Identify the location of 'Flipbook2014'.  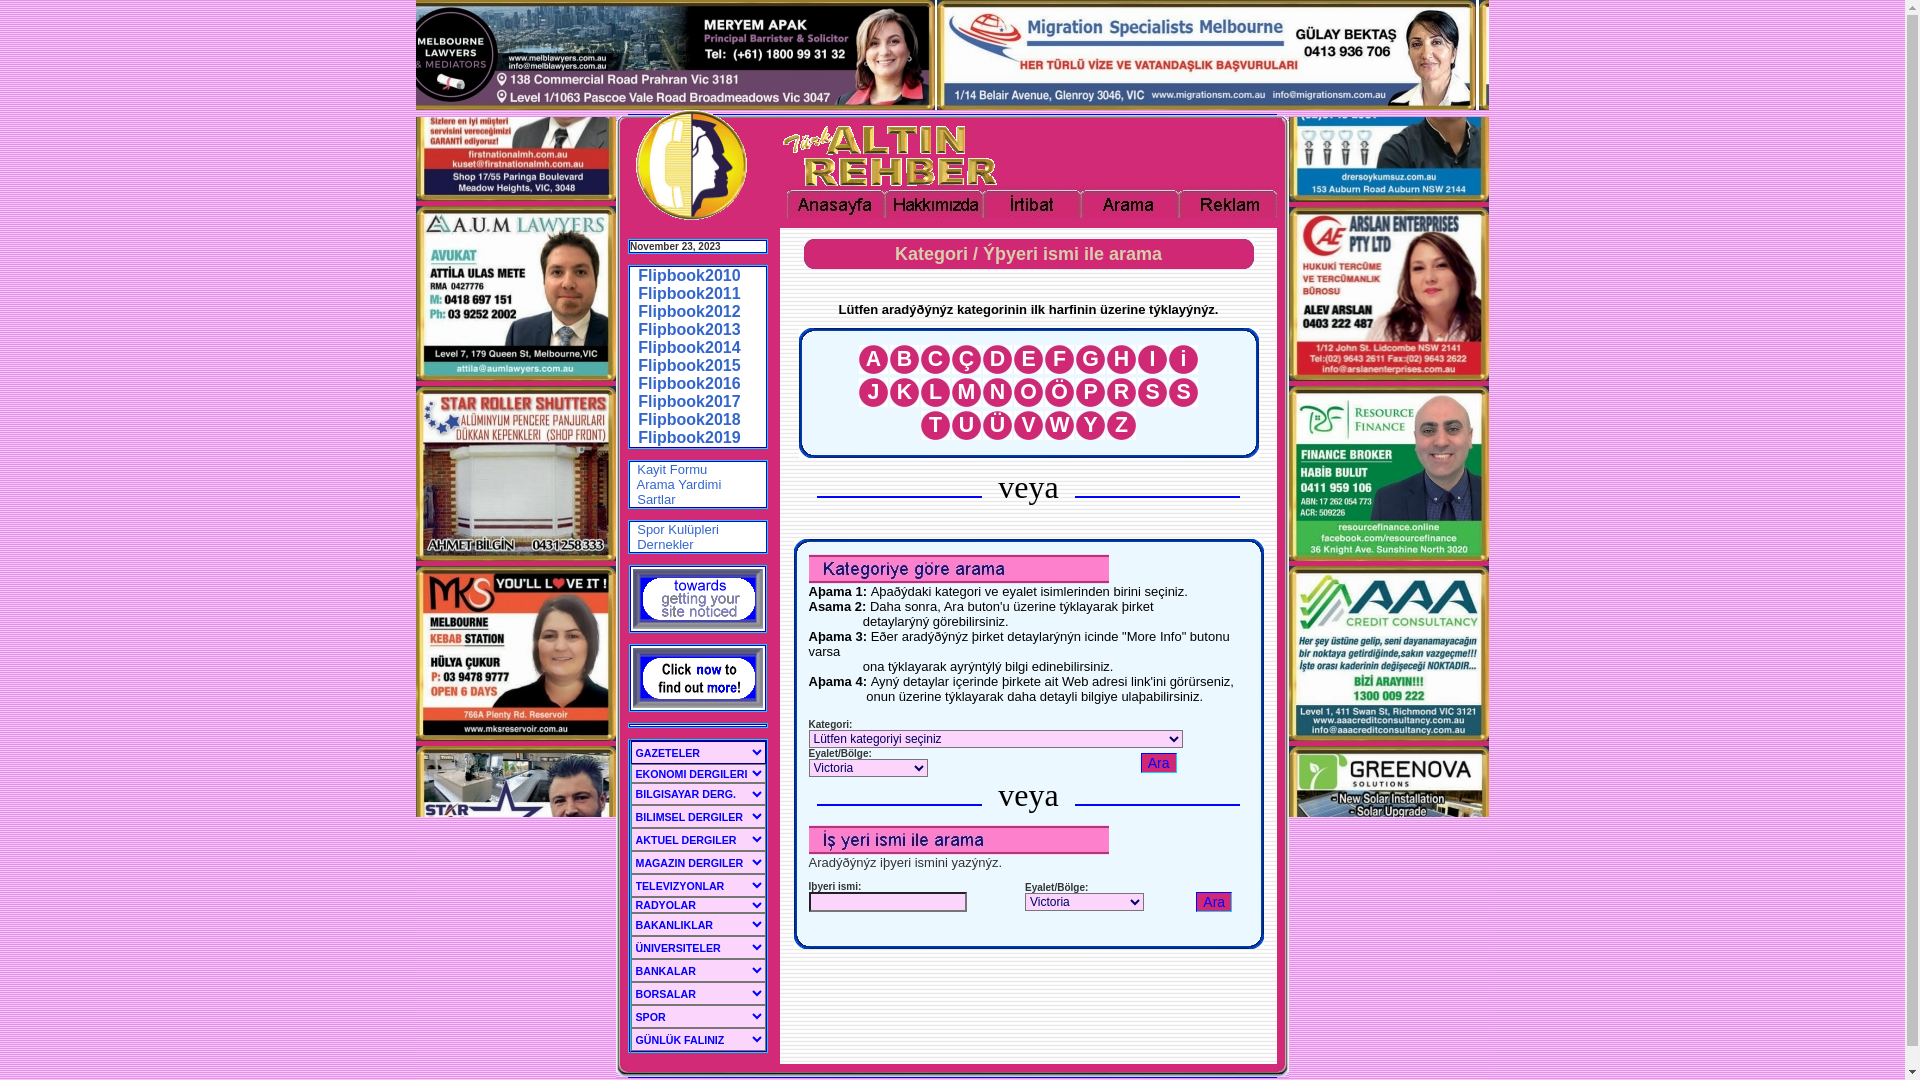
(689, 346).